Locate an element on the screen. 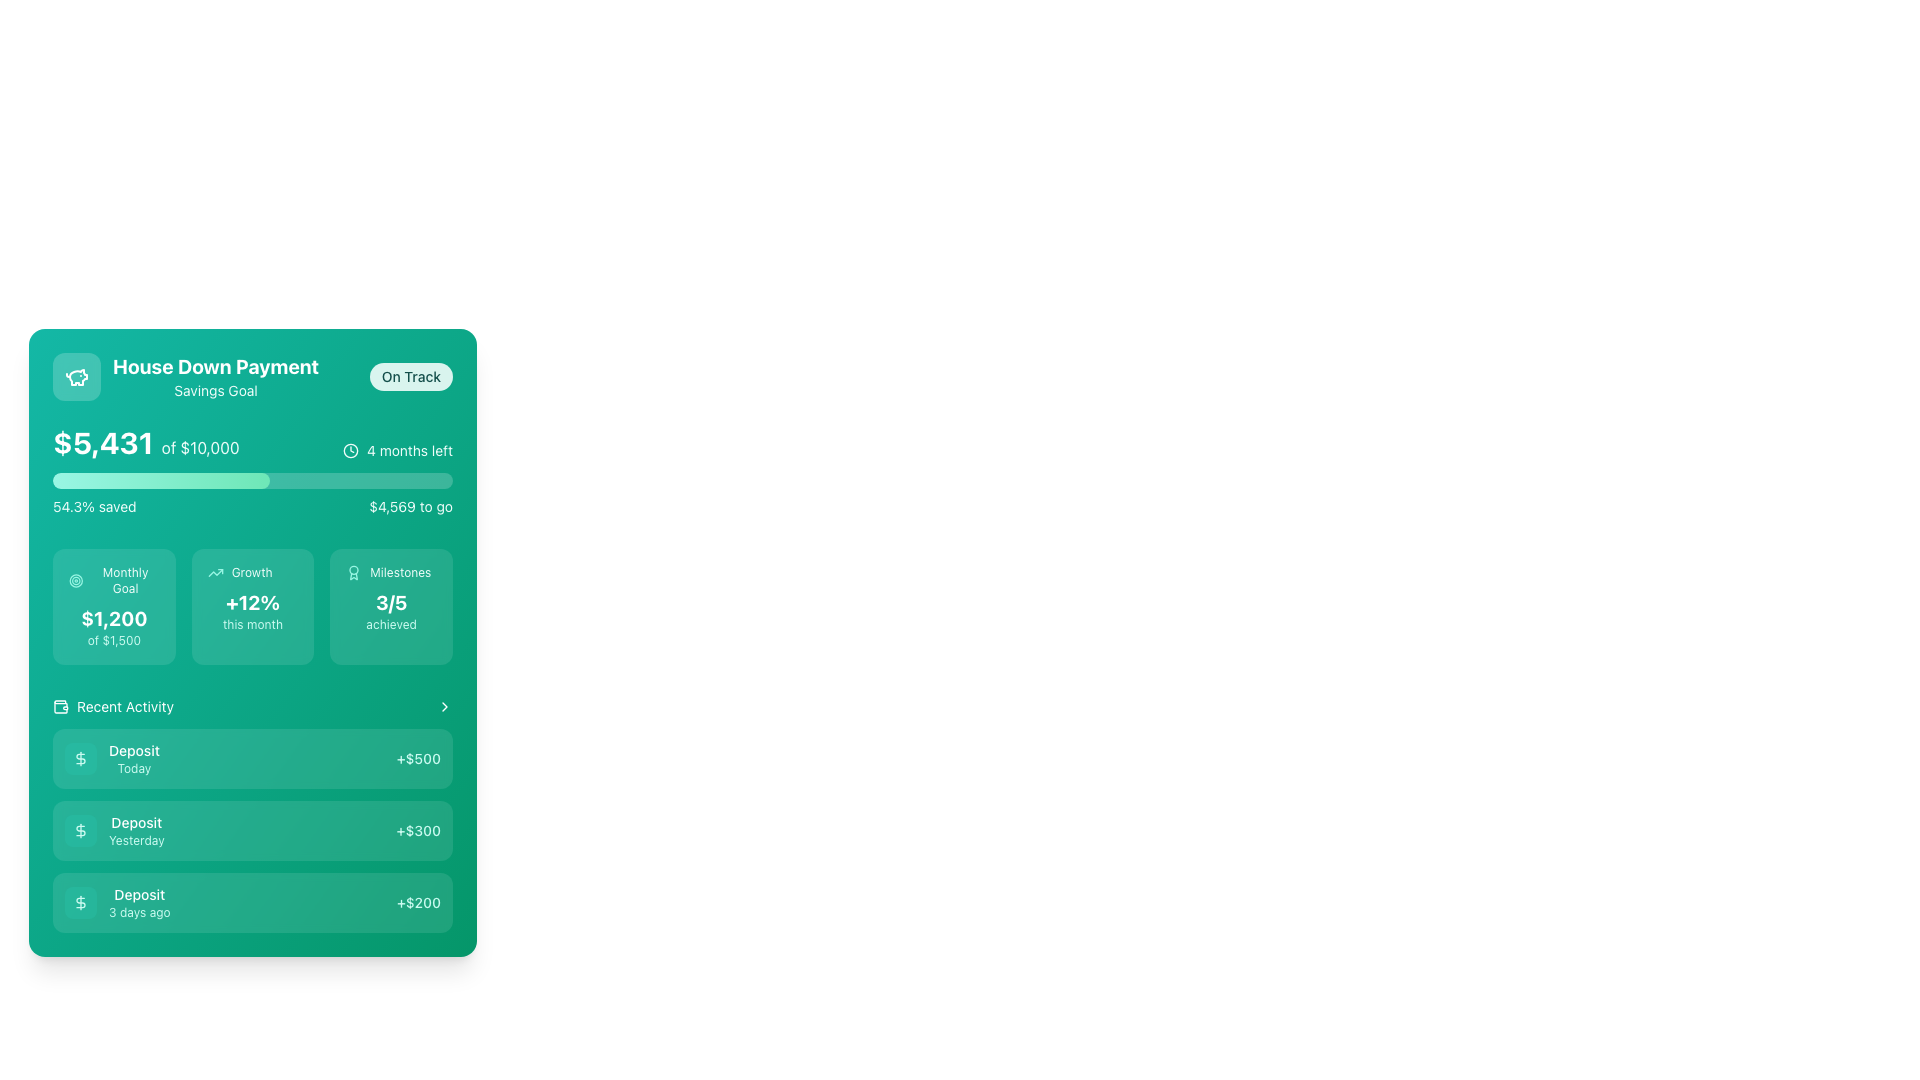  static text label that provides contextual information about the total goal amount for the ongoing savings progress, located immediately to the right of the bold-text "$5,431" is located at coordinates (200, 446).